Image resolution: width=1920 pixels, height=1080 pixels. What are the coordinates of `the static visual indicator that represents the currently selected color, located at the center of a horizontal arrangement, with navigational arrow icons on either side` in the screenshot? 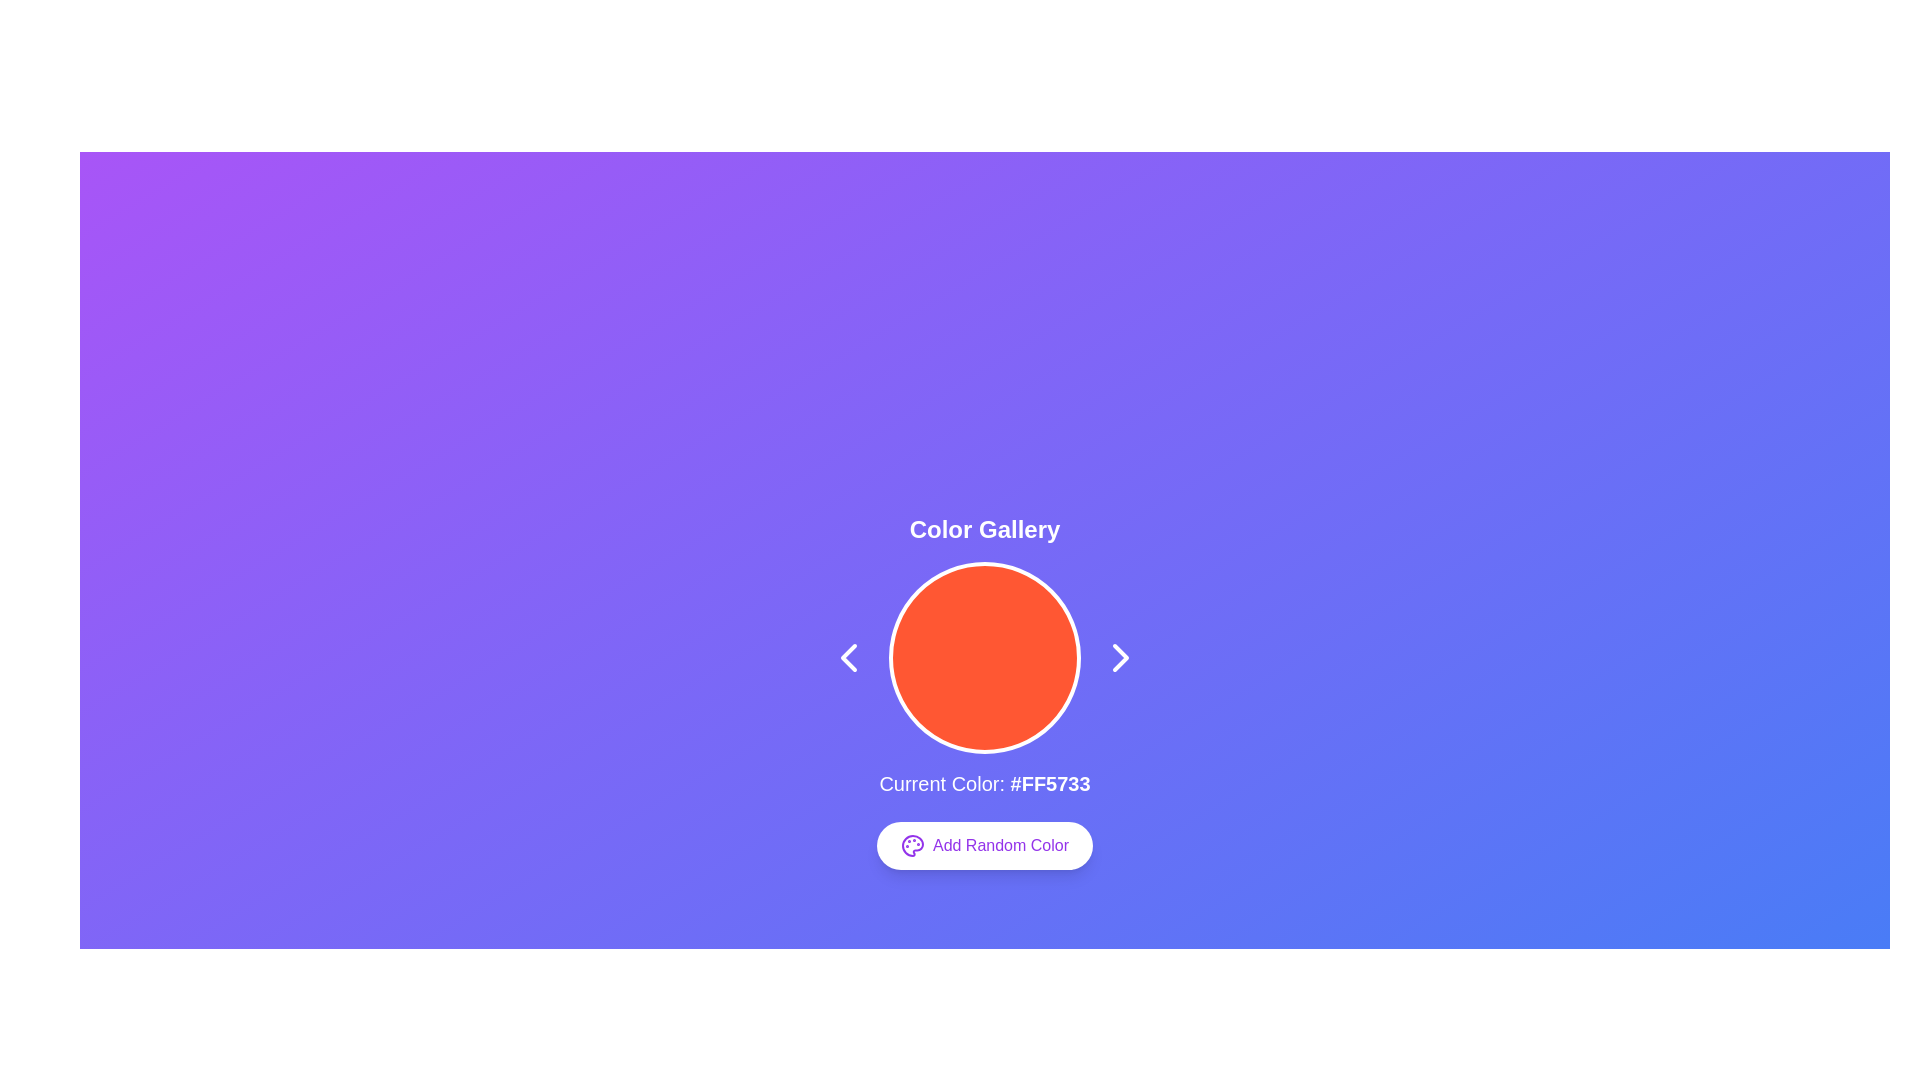 It's located at (984, 658).